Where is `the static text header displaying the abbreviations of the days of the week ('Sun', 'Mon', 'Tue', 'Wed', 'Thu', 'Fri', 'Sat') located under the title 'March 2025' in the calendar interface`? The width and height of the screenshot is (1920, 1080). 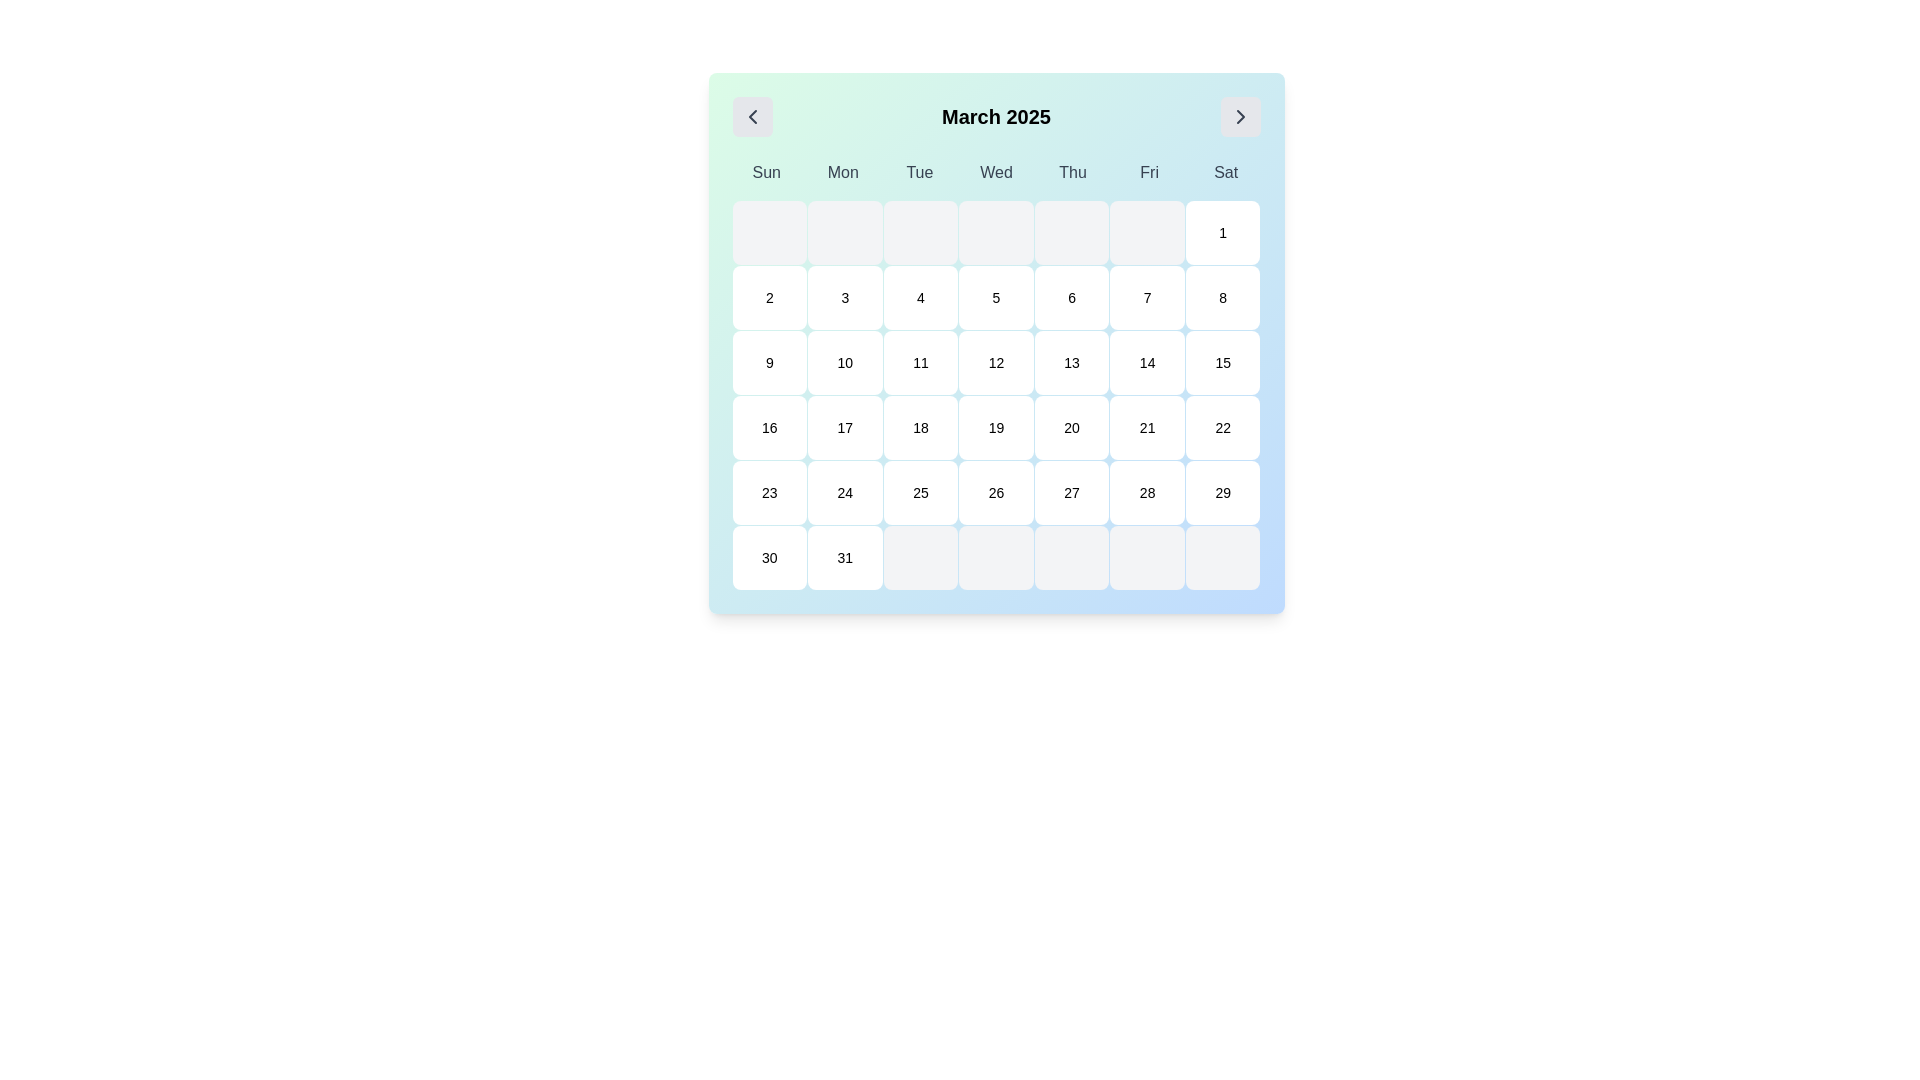
the static text header displaying the abbreviations of the days of the week ('Sun', 'Mon', 'Tue', 'Wed', 'Thu', 'Fri', 'Sat') located under the title 'March 2025' in the calendar interface is located at coordinates (996, 172).